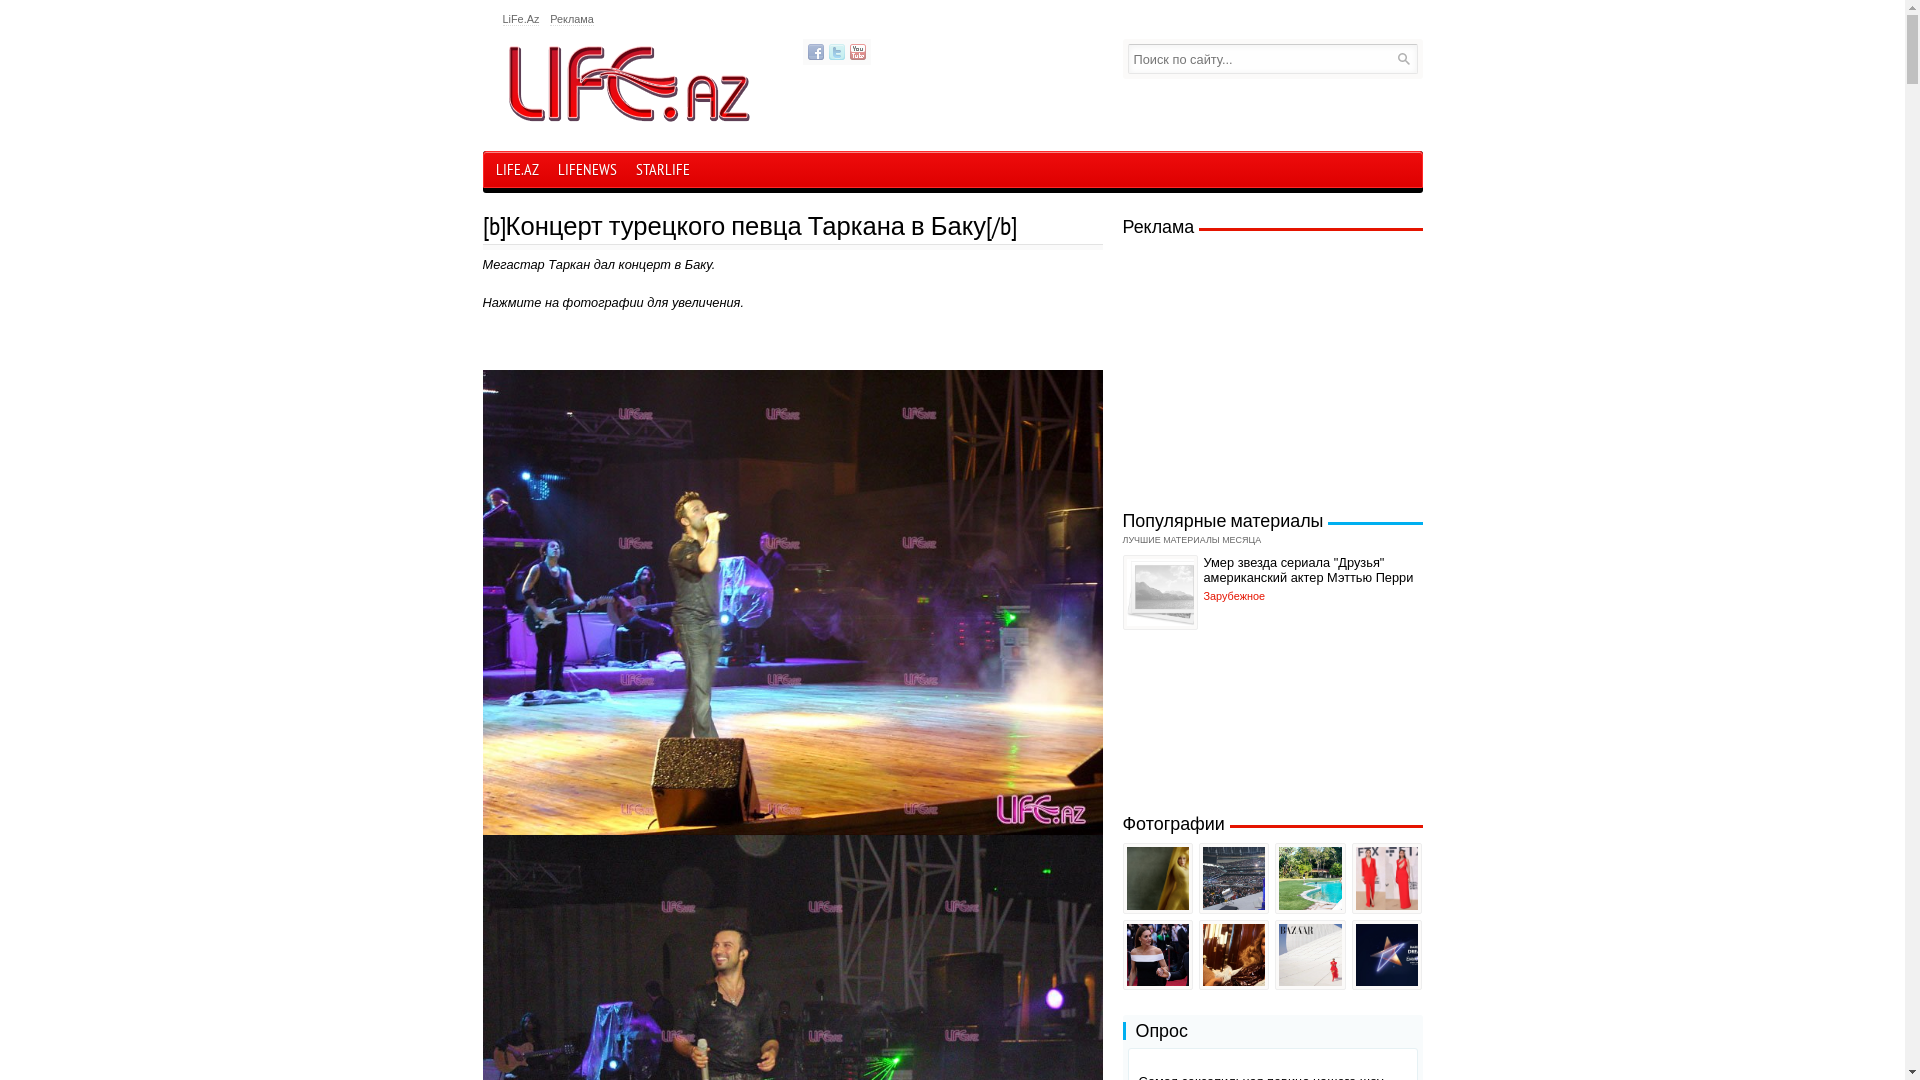 This screenshot has width=1920, height=1080. I want to click on 'Facebook', so click(816, 50).